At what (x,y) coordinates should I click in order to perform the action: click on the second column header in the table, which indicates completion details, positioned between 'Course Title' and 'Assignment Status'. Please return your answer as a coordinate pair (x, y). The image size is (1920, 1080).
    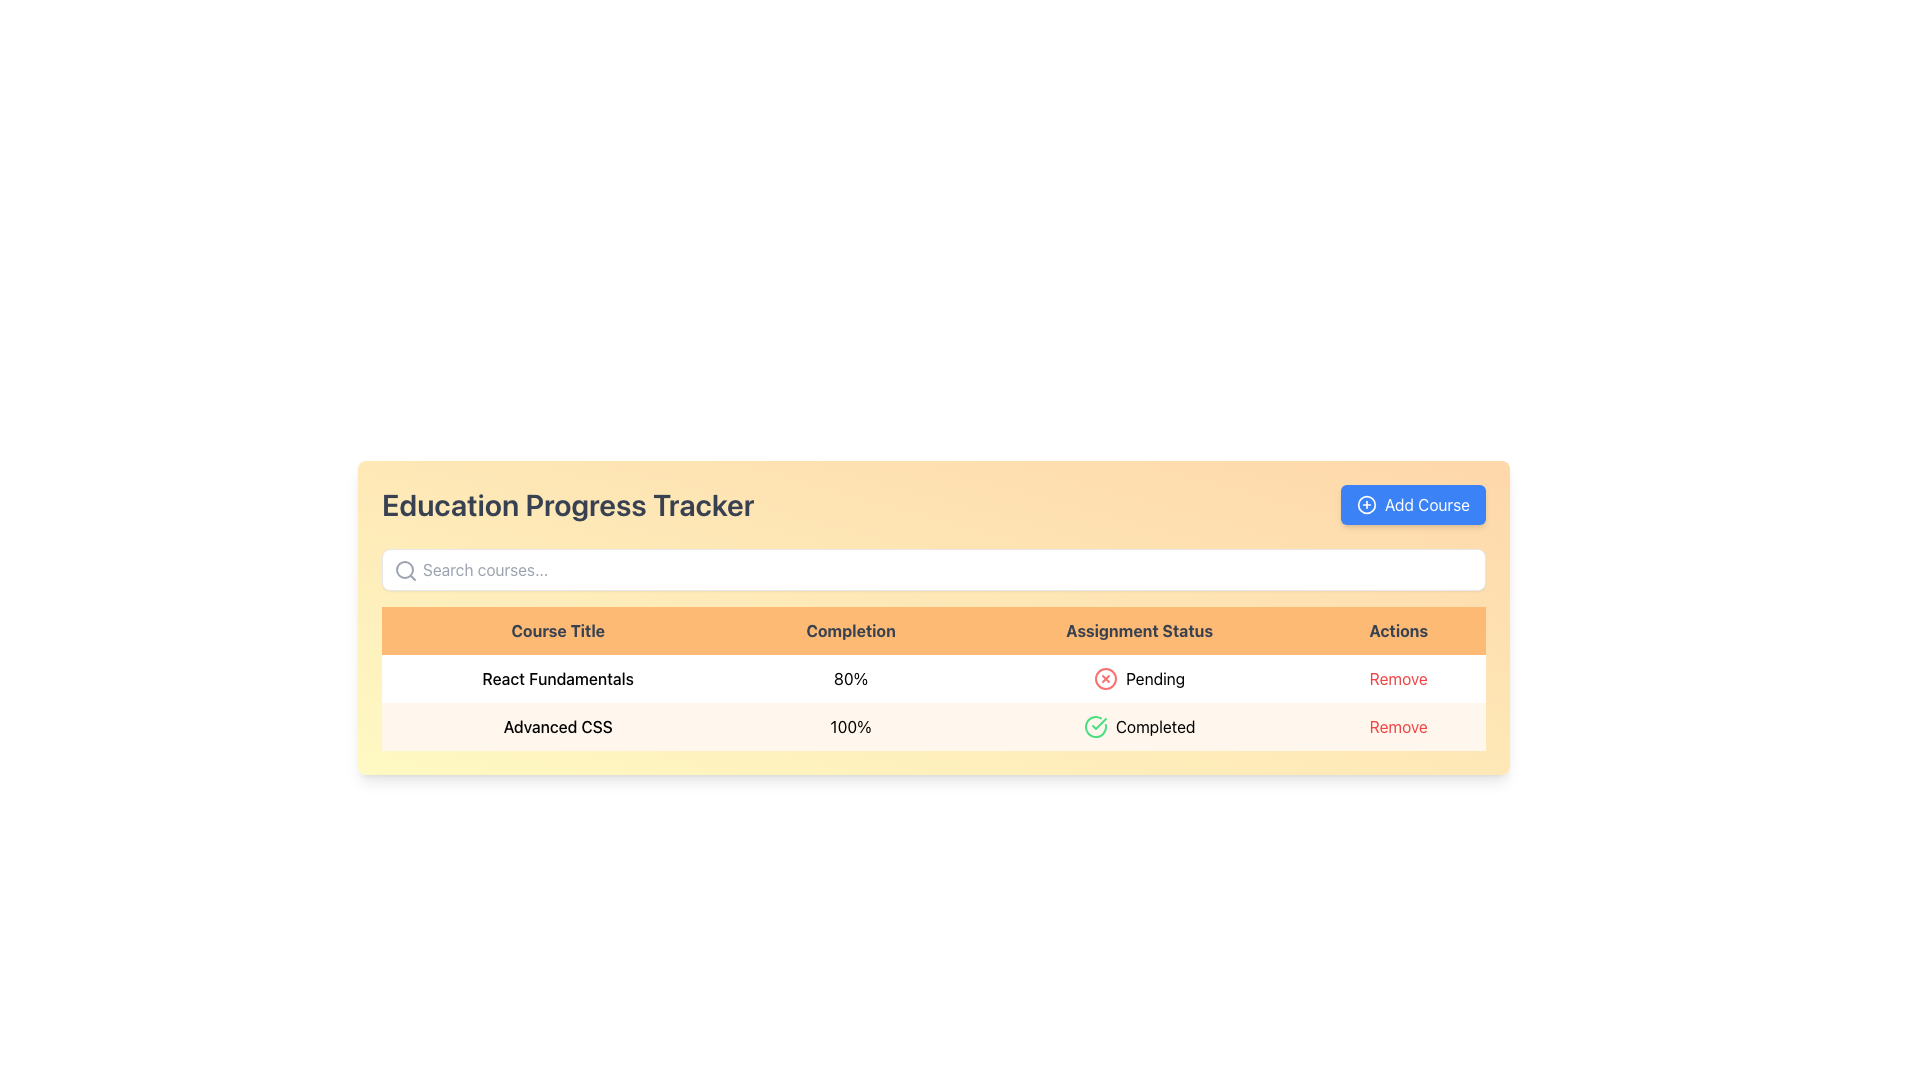
    Looking at the image, I should click on (851, 631).